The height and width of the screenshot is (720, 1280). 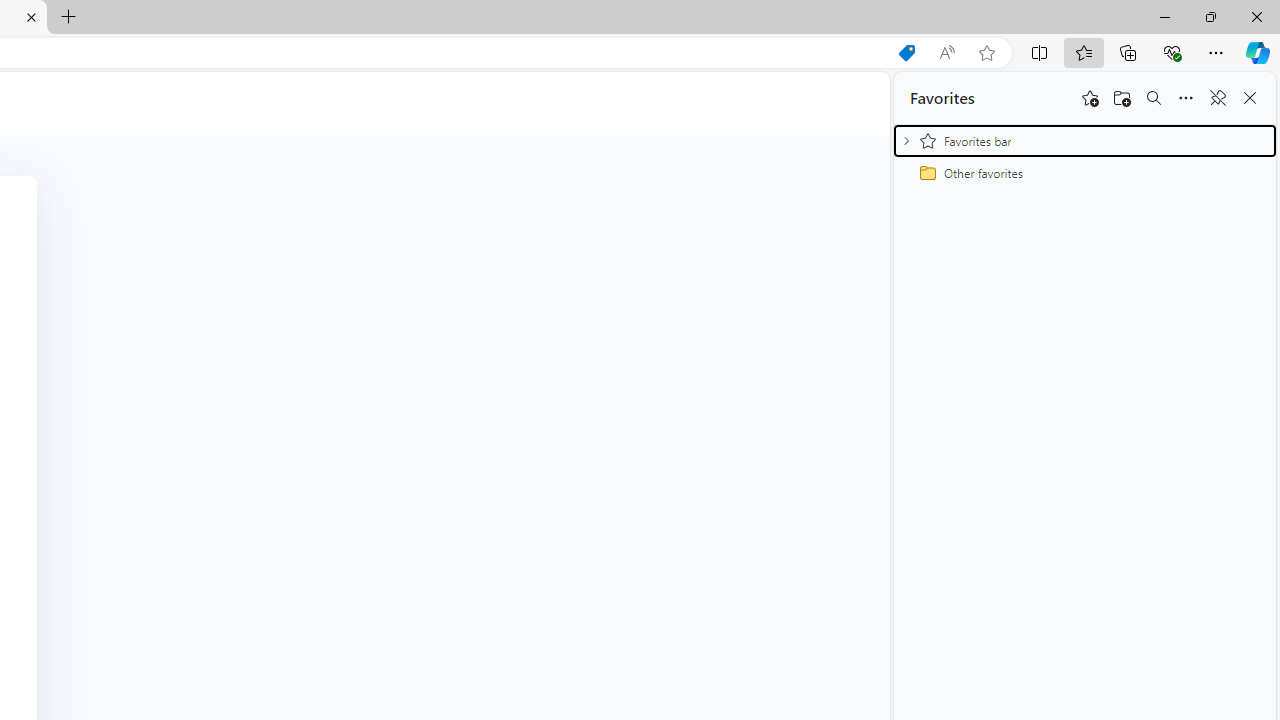 What do you see at coordinates (1153, 98) in the screenshot?
I see `'Search favorites'` at bounding box center [1153, 98].